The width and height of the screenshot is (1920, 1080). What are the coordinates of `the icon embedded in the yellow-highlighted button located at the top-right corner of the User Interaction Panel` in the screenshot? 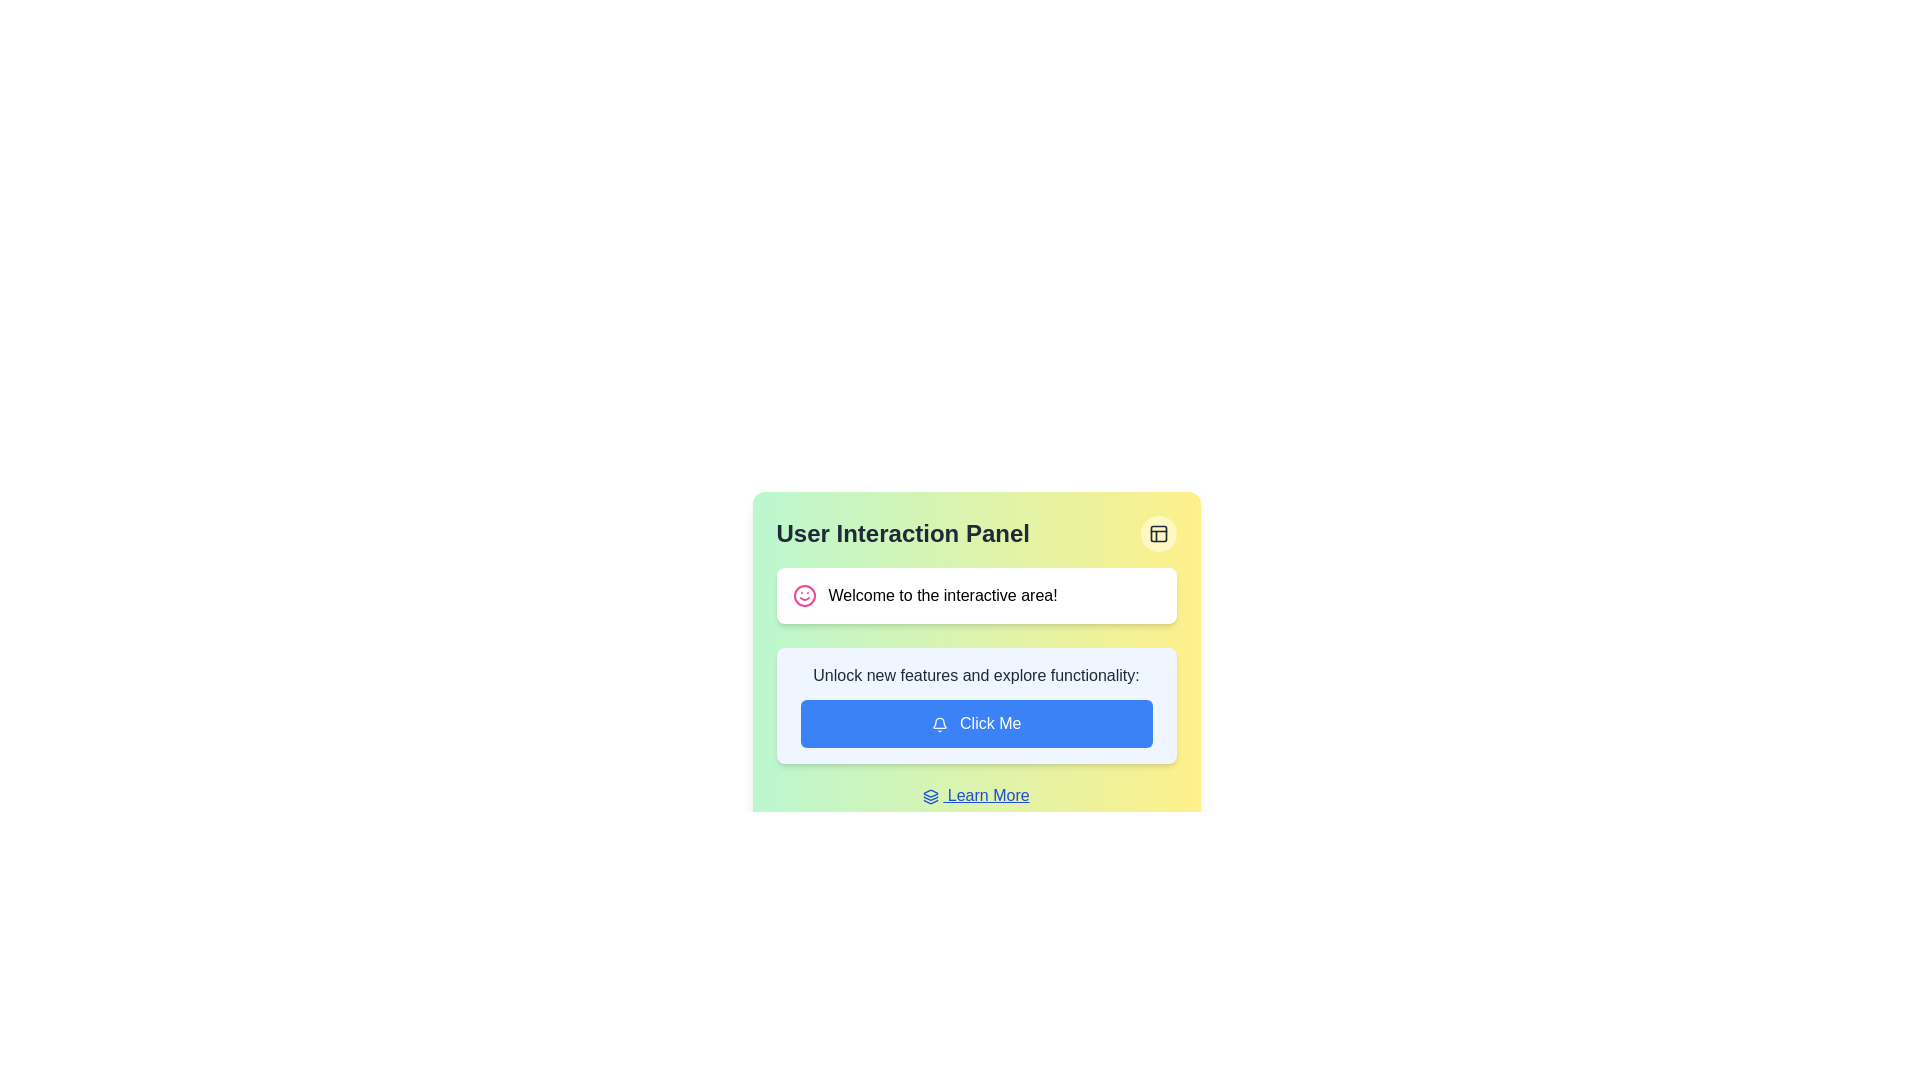 It's located at (1158, 532).